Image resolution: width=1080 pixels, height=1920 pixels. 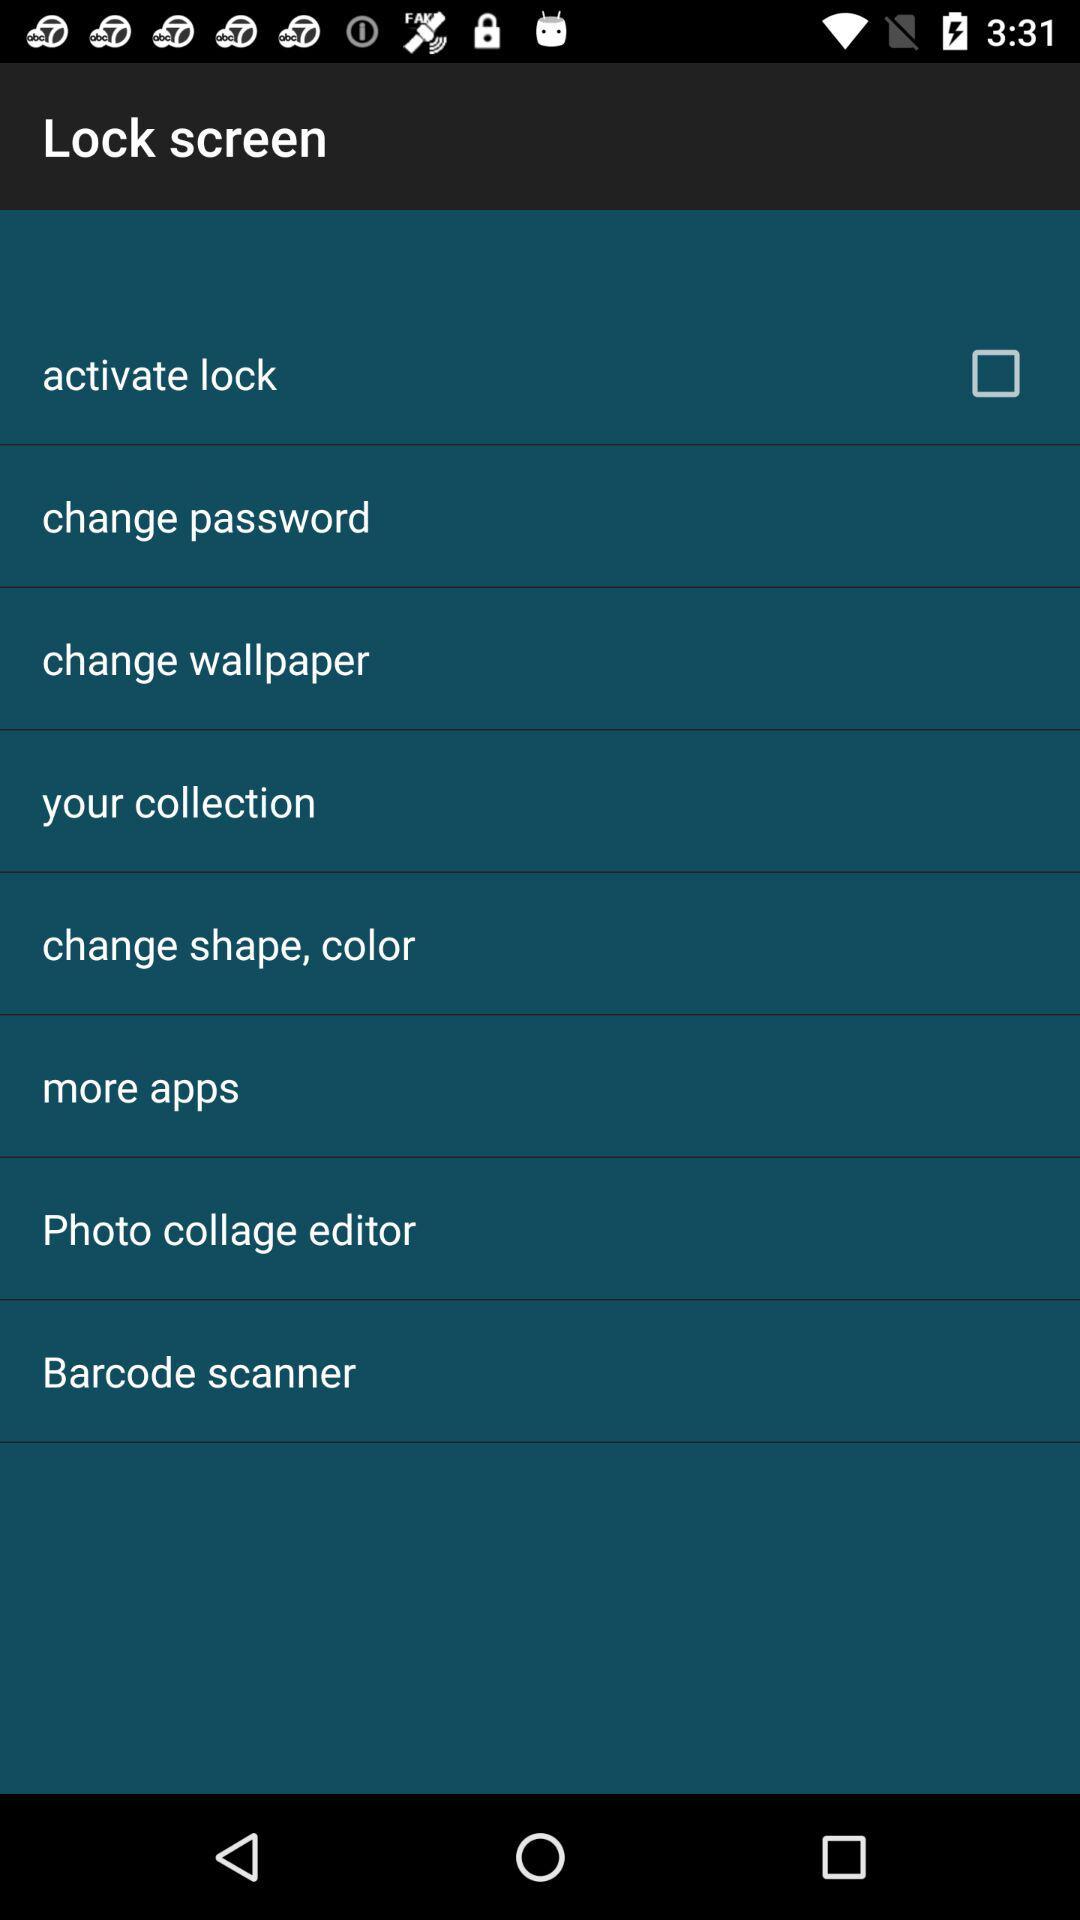 What do you see at coordinates (227, 942) in the screenshot?
I see `item above more apps item` at bounding box center [227, 942].